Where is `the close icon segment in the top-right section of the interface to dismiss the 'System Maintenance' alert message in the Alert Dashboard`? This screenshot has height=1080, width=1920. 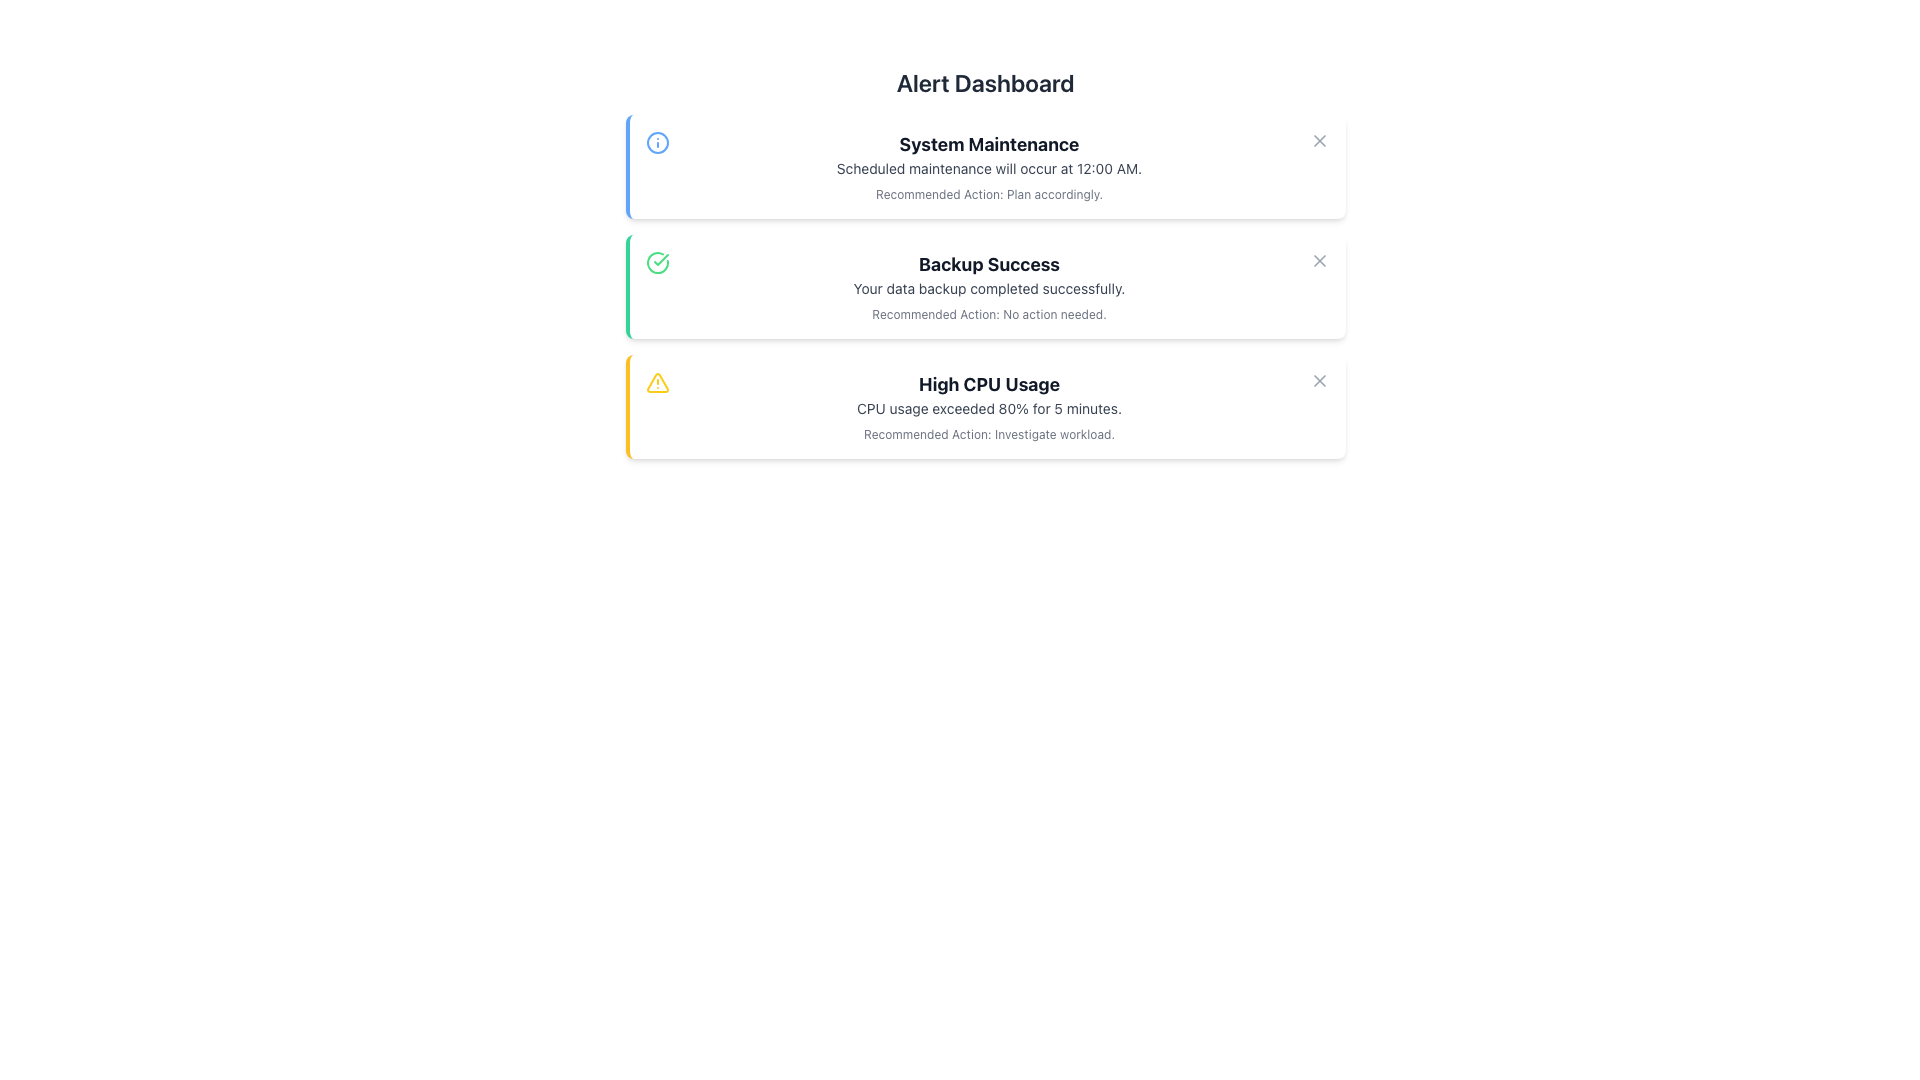 the close icon segment in the top-right section of the interface to dismiss the 'System Maintenance' alert message in the Alert Dashboard is located at coordinates (1319, 140).